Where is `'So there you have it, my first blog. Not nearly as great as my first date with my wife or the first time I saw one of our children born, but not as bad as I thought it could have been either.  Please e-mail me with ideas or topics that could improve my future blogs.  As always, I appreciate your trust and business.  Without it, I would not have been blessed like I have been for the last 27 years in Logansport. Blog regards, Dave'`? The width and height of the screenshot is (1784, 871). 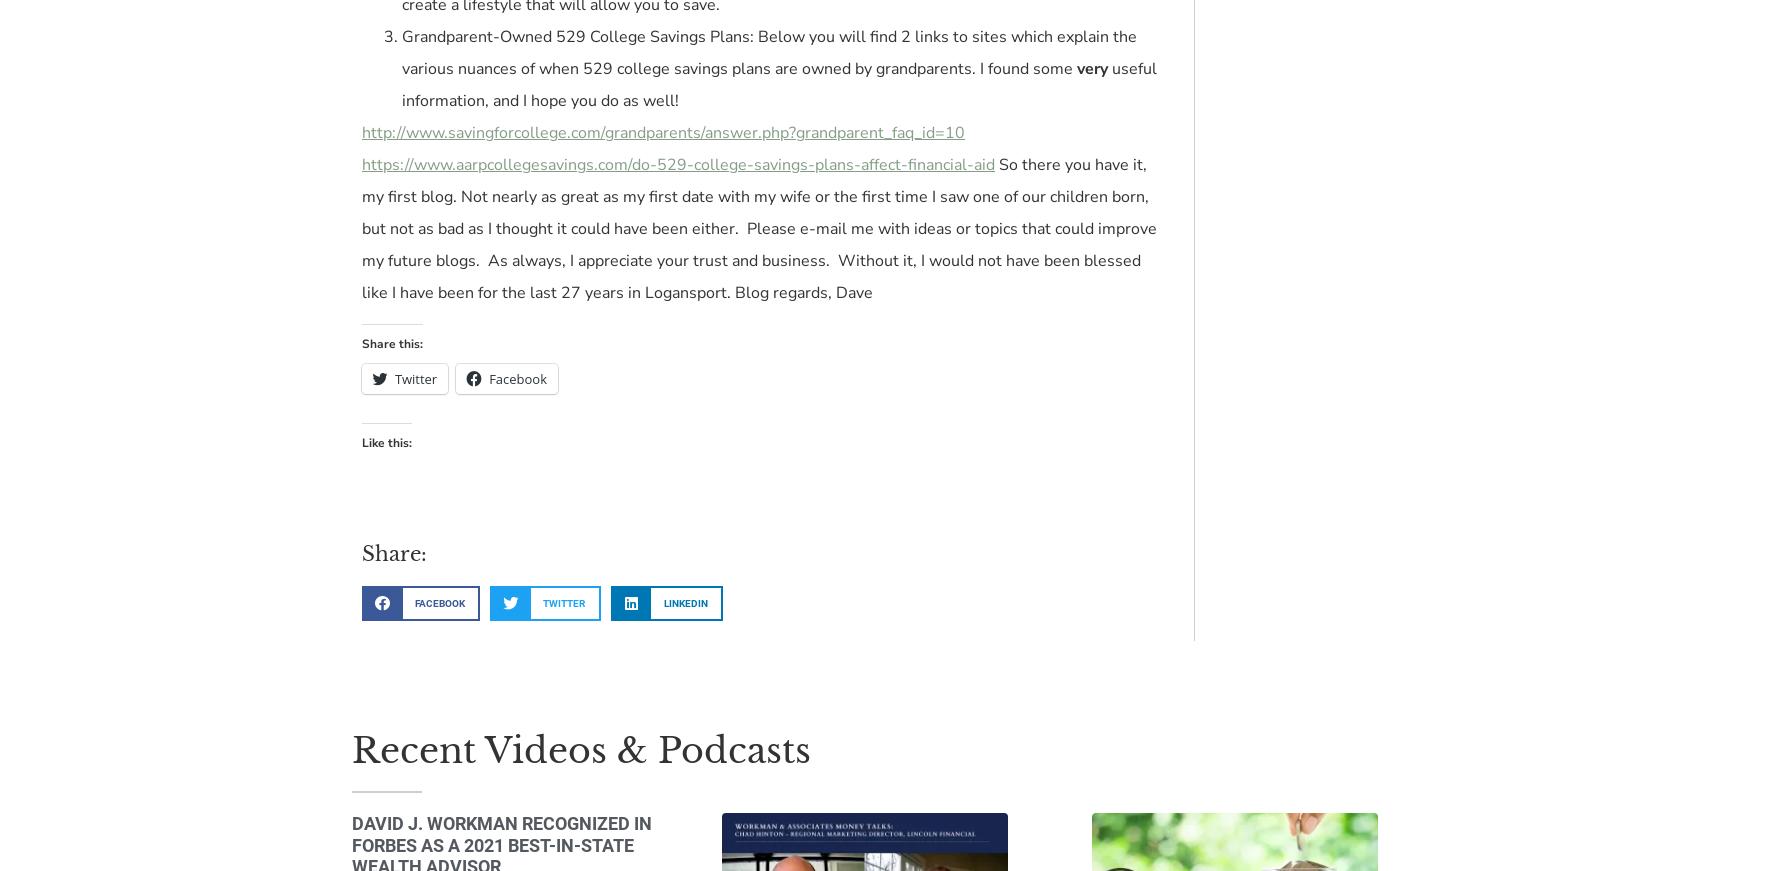
'So there you have it, my first blog. Not nearly as great as my first date with my wife or the first time I saw one of our children born, but not as bad as I thought it could have been either.  Please e-mail me with ideas or topics that could improve my future blogs.  As always, I appreciate your trust and business.  Without it, I would not have been blessed like I have been for the last 27 years in Logansport. Blog regards, Dave' is located at coordinates (360, 228).